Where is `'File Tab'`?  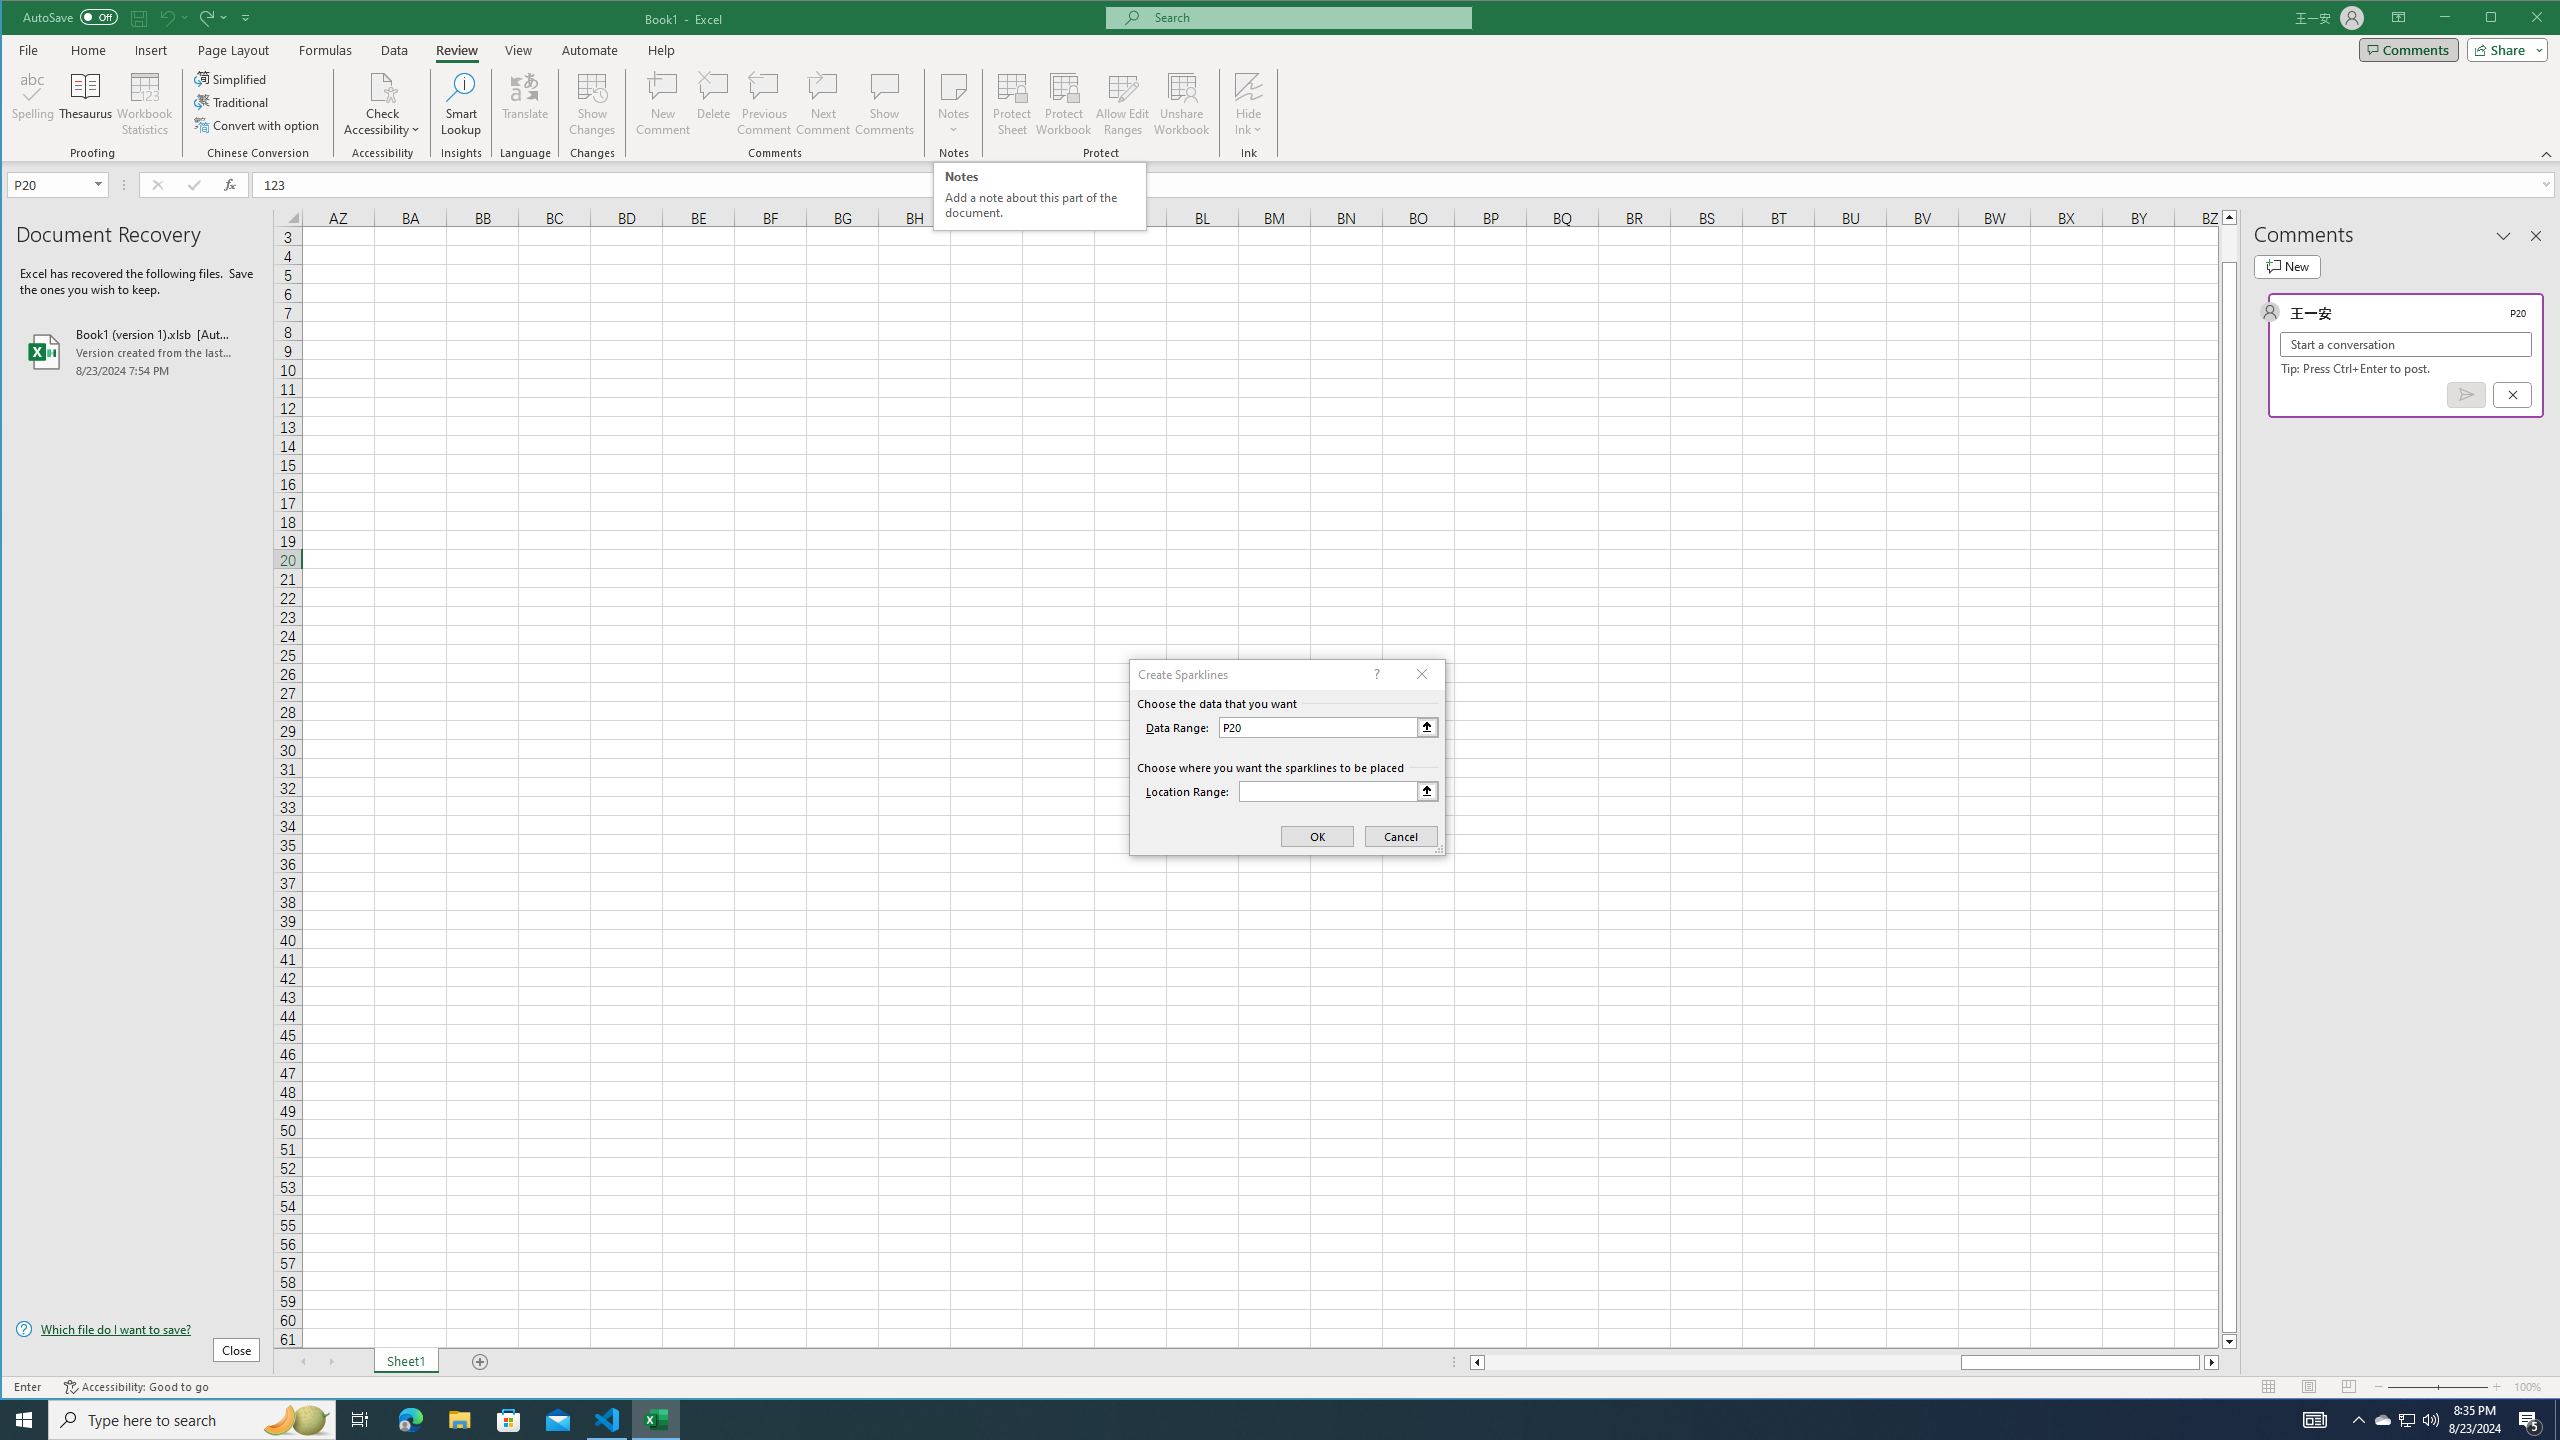
'File Tab' is located at coordinates (28, 49).